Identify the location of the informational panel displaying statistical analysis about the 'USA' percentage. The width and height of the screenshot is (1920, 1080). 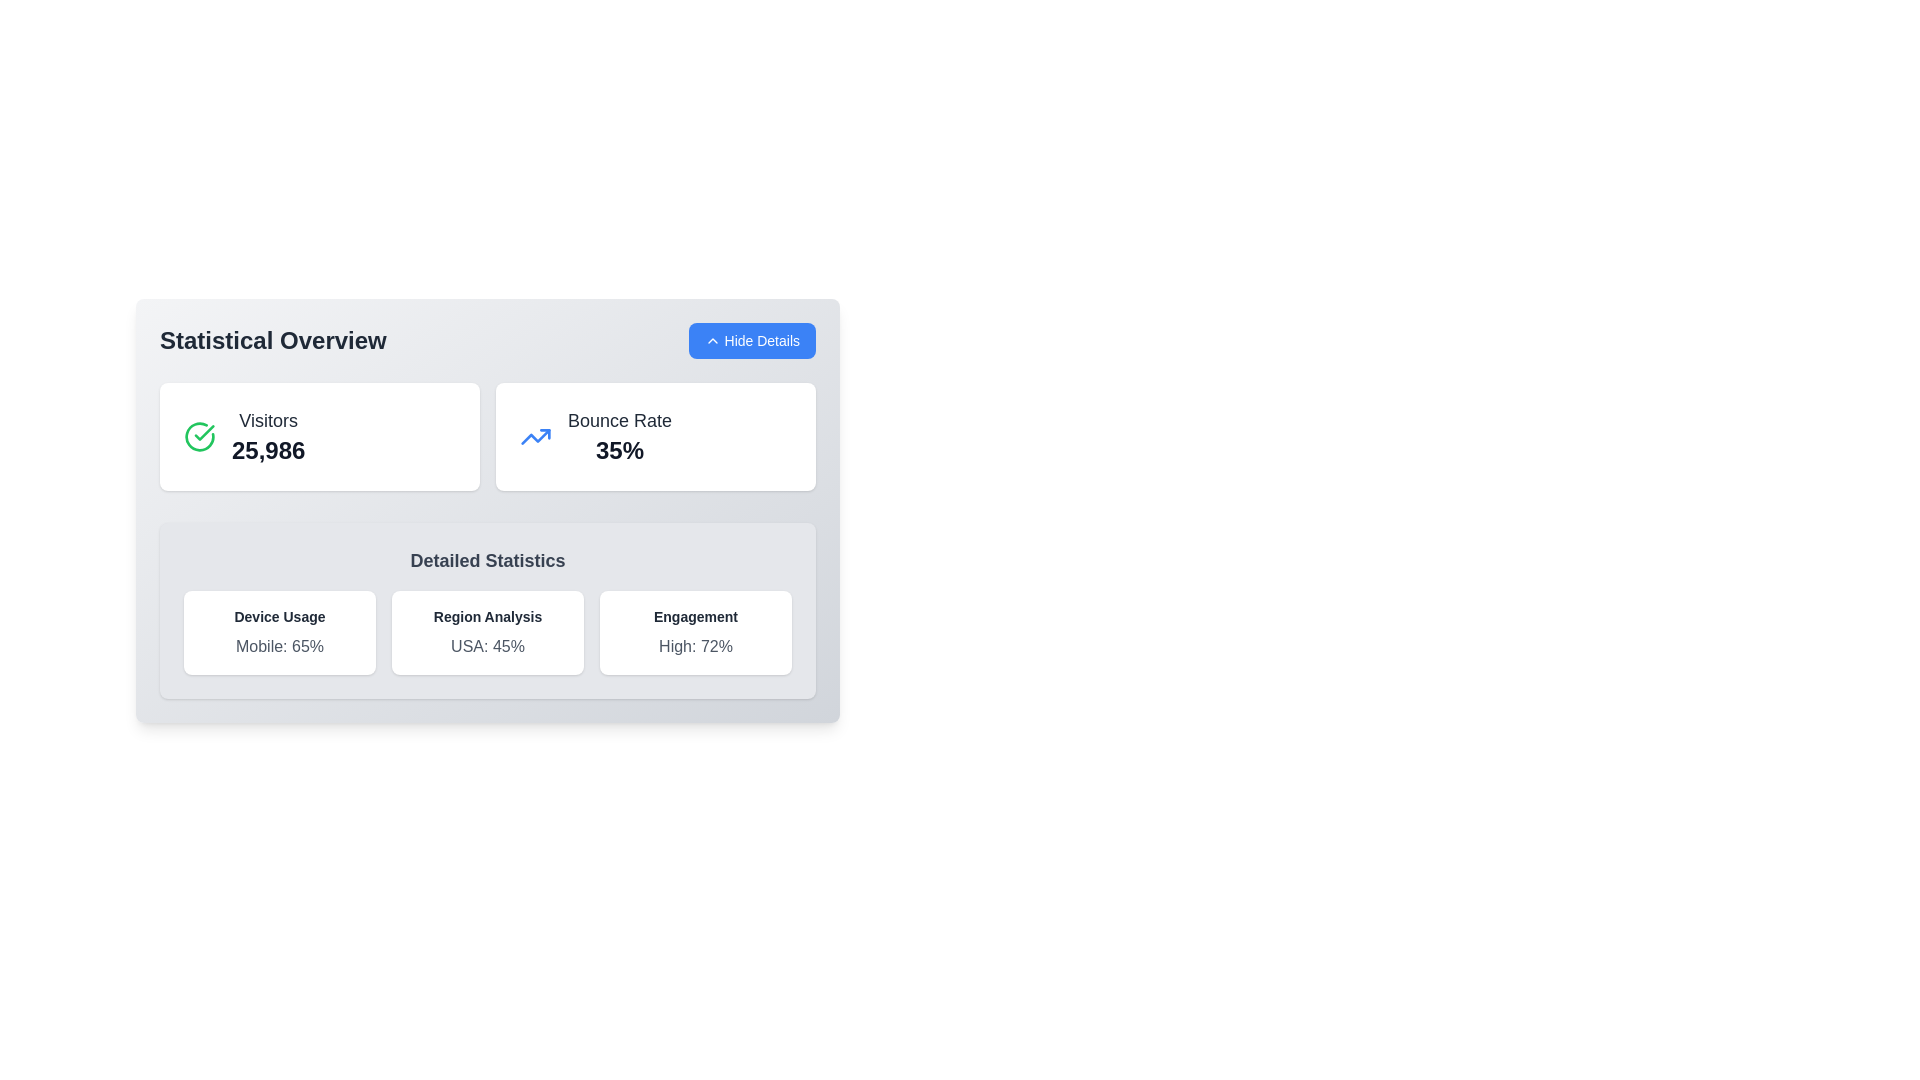
(488, 632).